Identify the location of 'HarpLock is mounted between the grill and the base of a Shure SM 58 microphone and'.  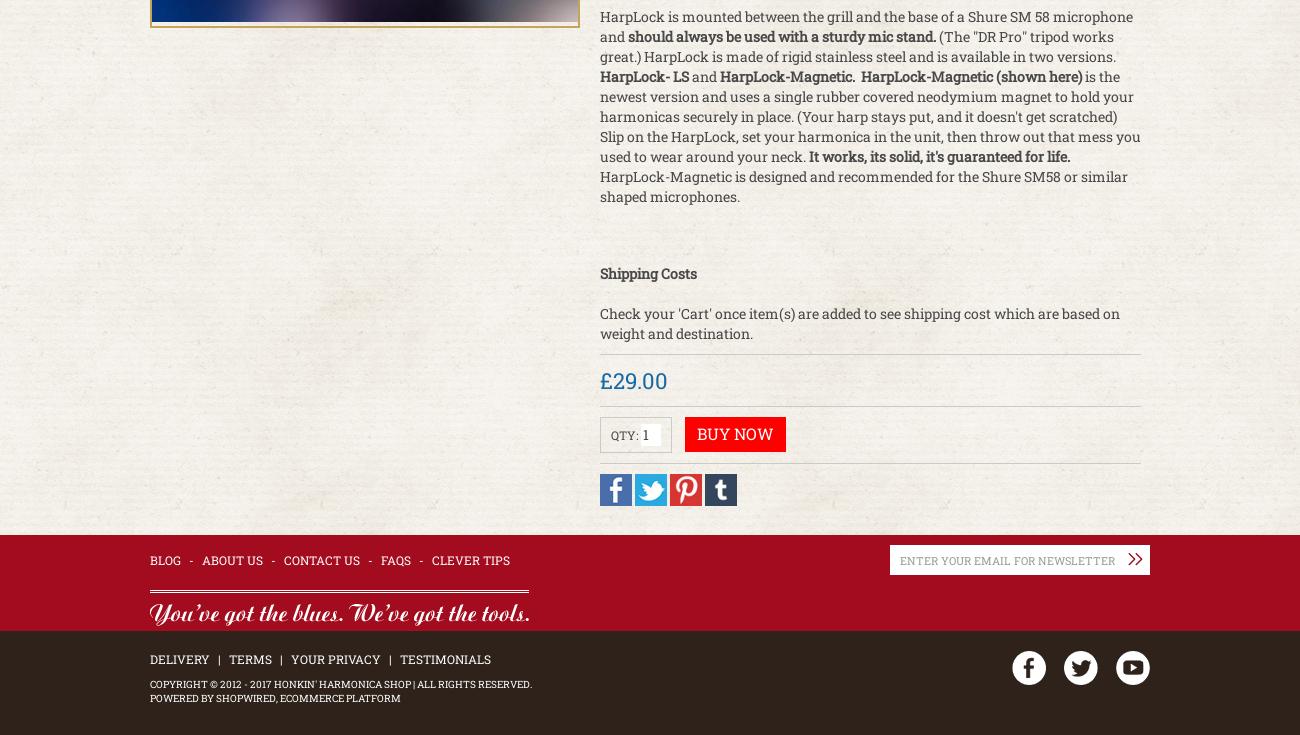
(599, 25).